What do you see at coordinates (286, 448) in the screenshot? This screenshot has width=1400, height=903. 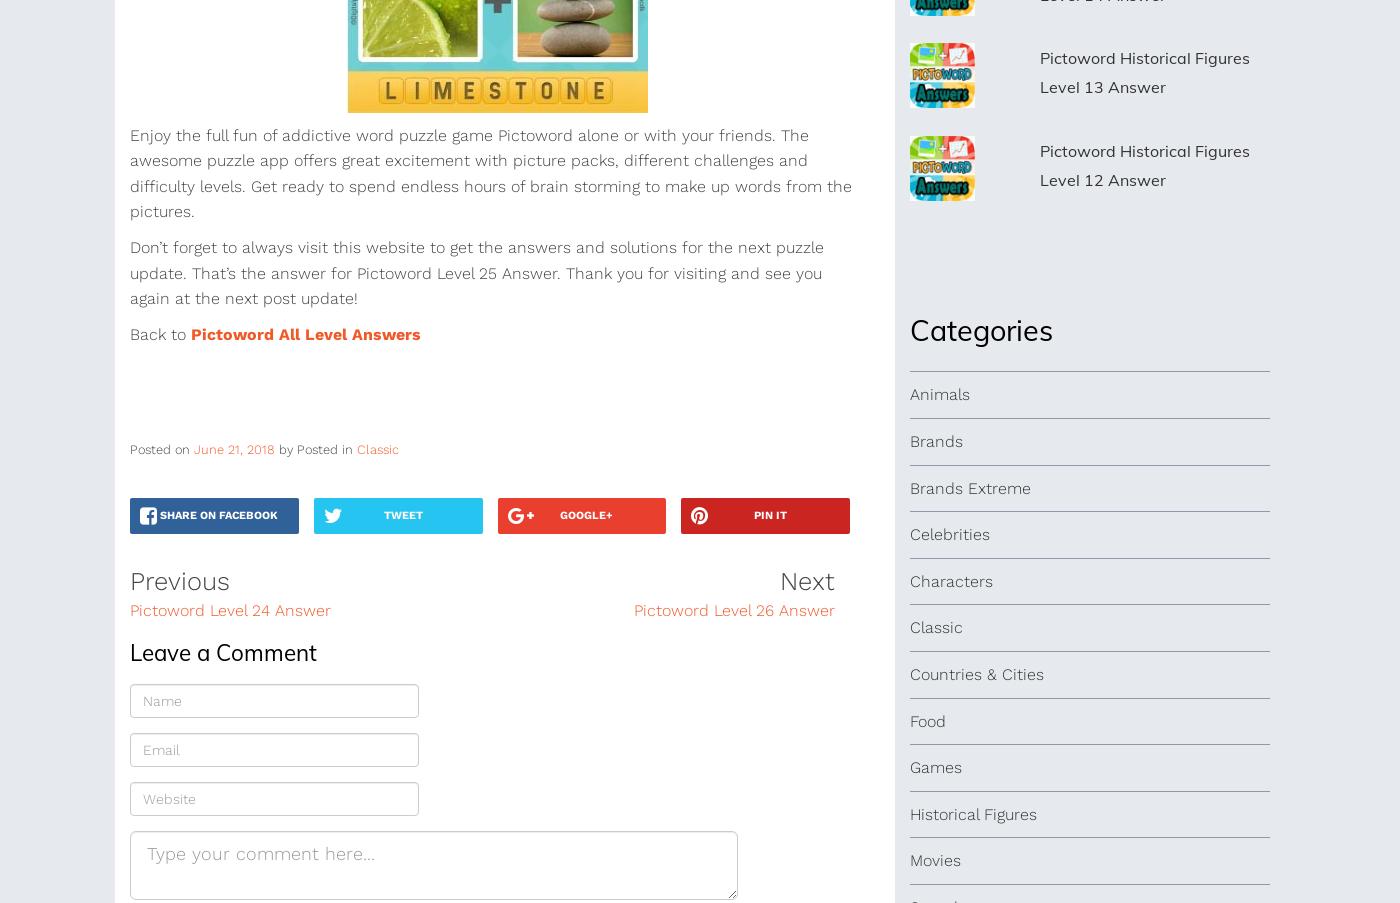 I see `'by'` at bounding box center [286, 448].